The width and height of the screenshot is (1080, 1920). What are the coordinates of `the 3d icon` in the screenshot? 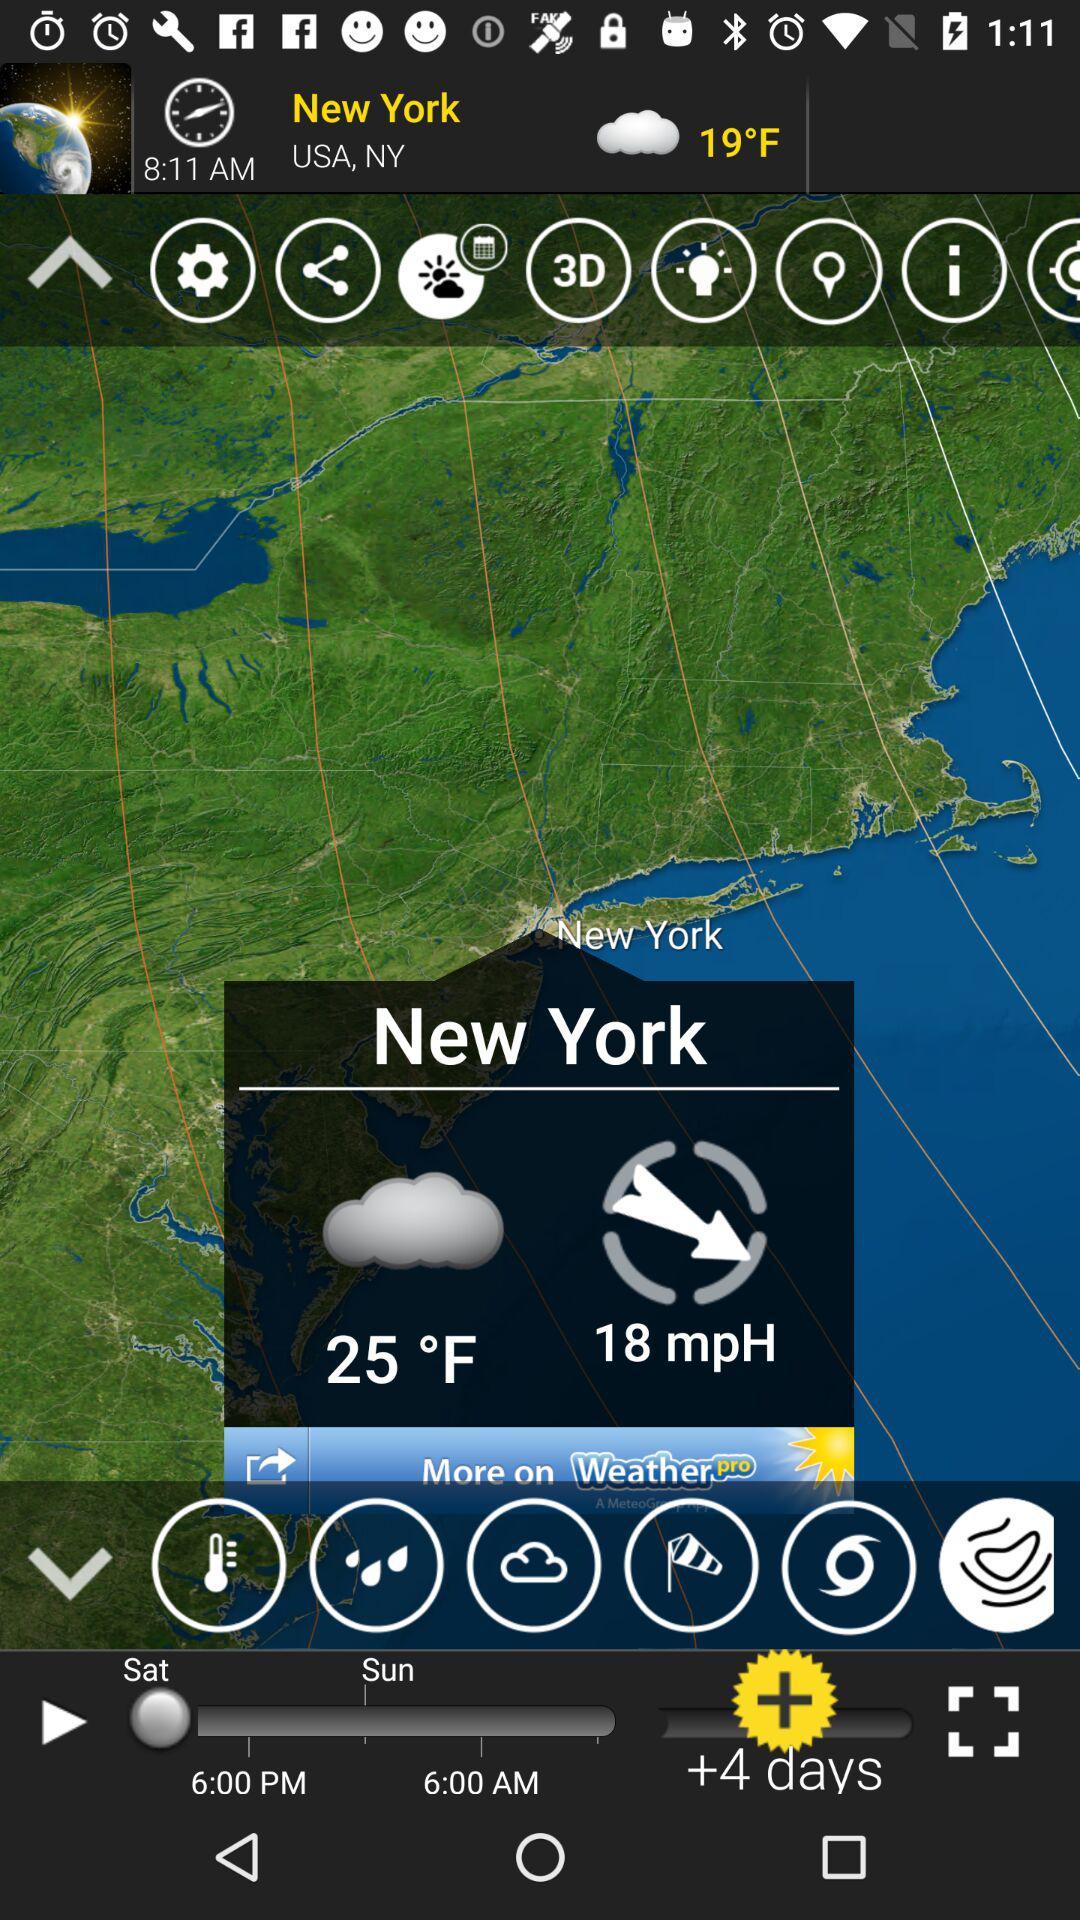 It's located at (578, 269).